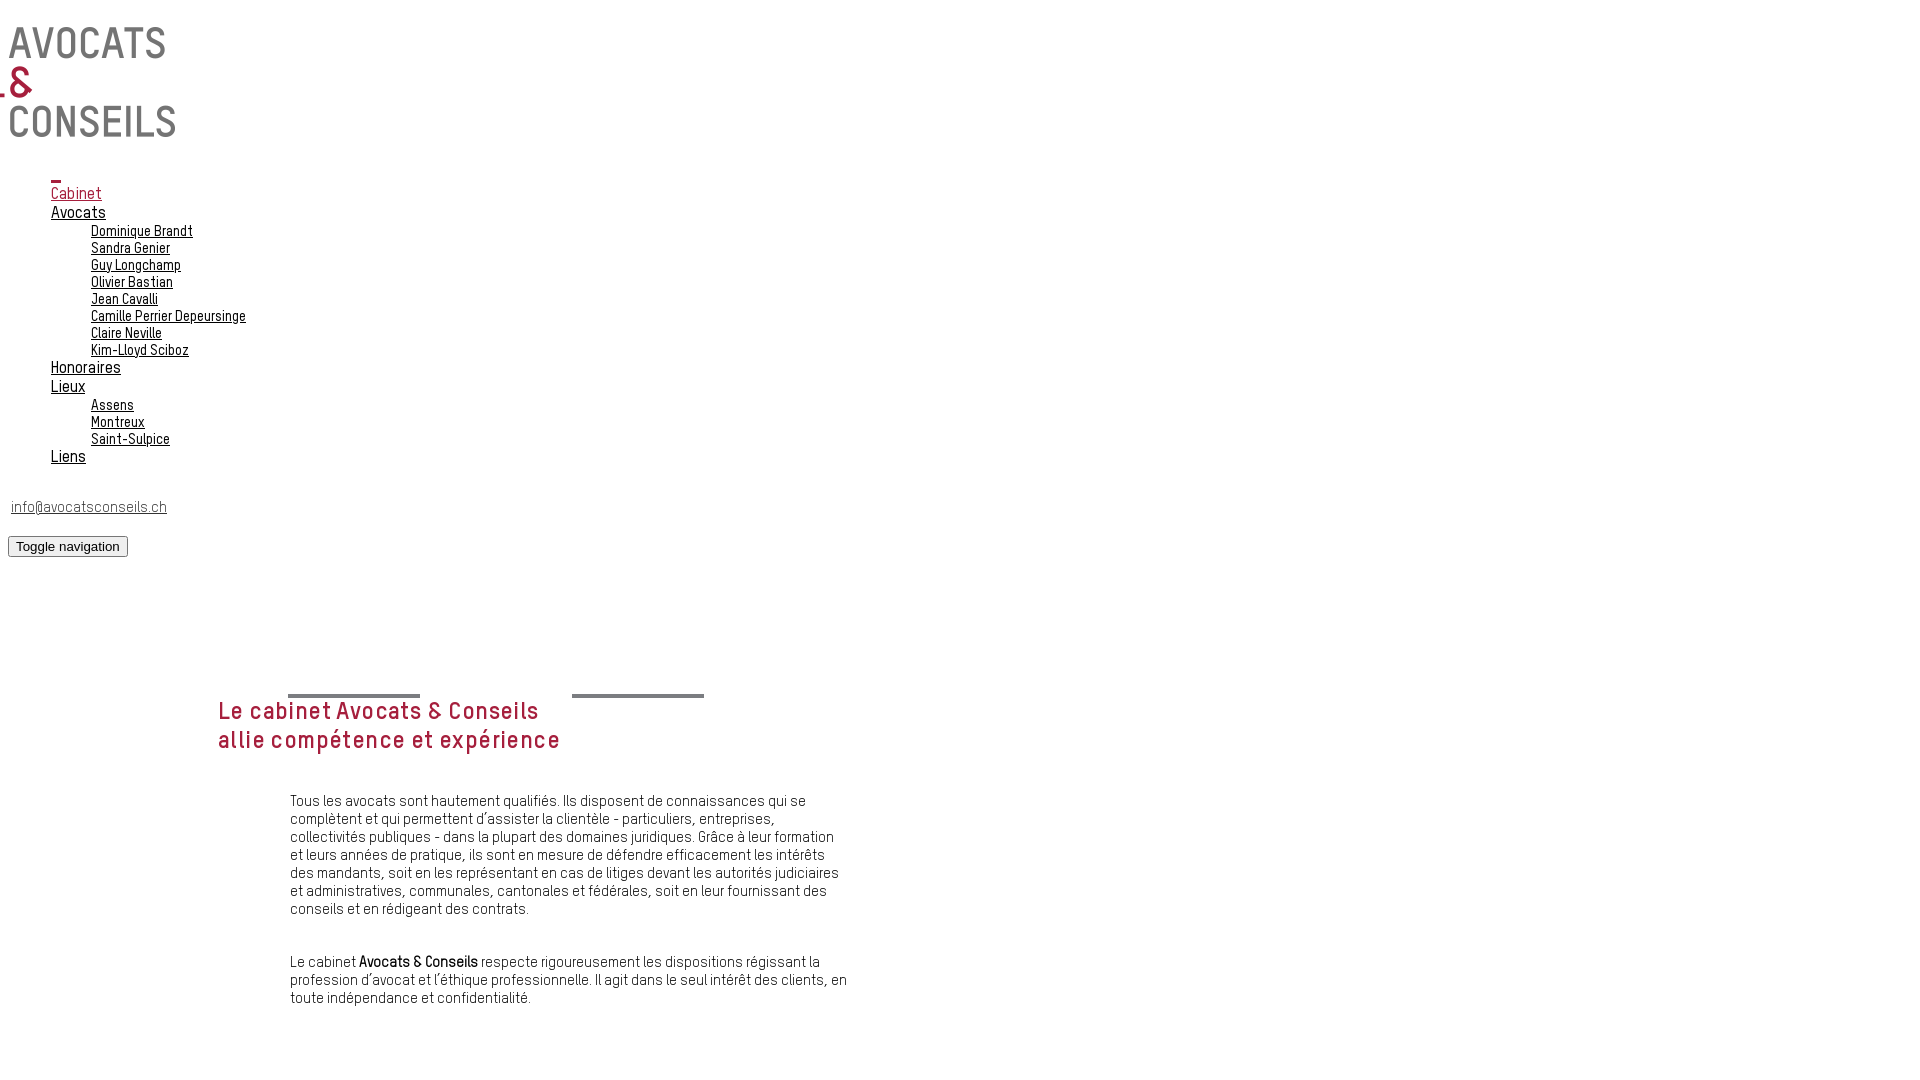 The height and width of the screenshot is (1080, 1920). I want to click on 'Kim-Lloyd Sciboz', so click(86, 350).